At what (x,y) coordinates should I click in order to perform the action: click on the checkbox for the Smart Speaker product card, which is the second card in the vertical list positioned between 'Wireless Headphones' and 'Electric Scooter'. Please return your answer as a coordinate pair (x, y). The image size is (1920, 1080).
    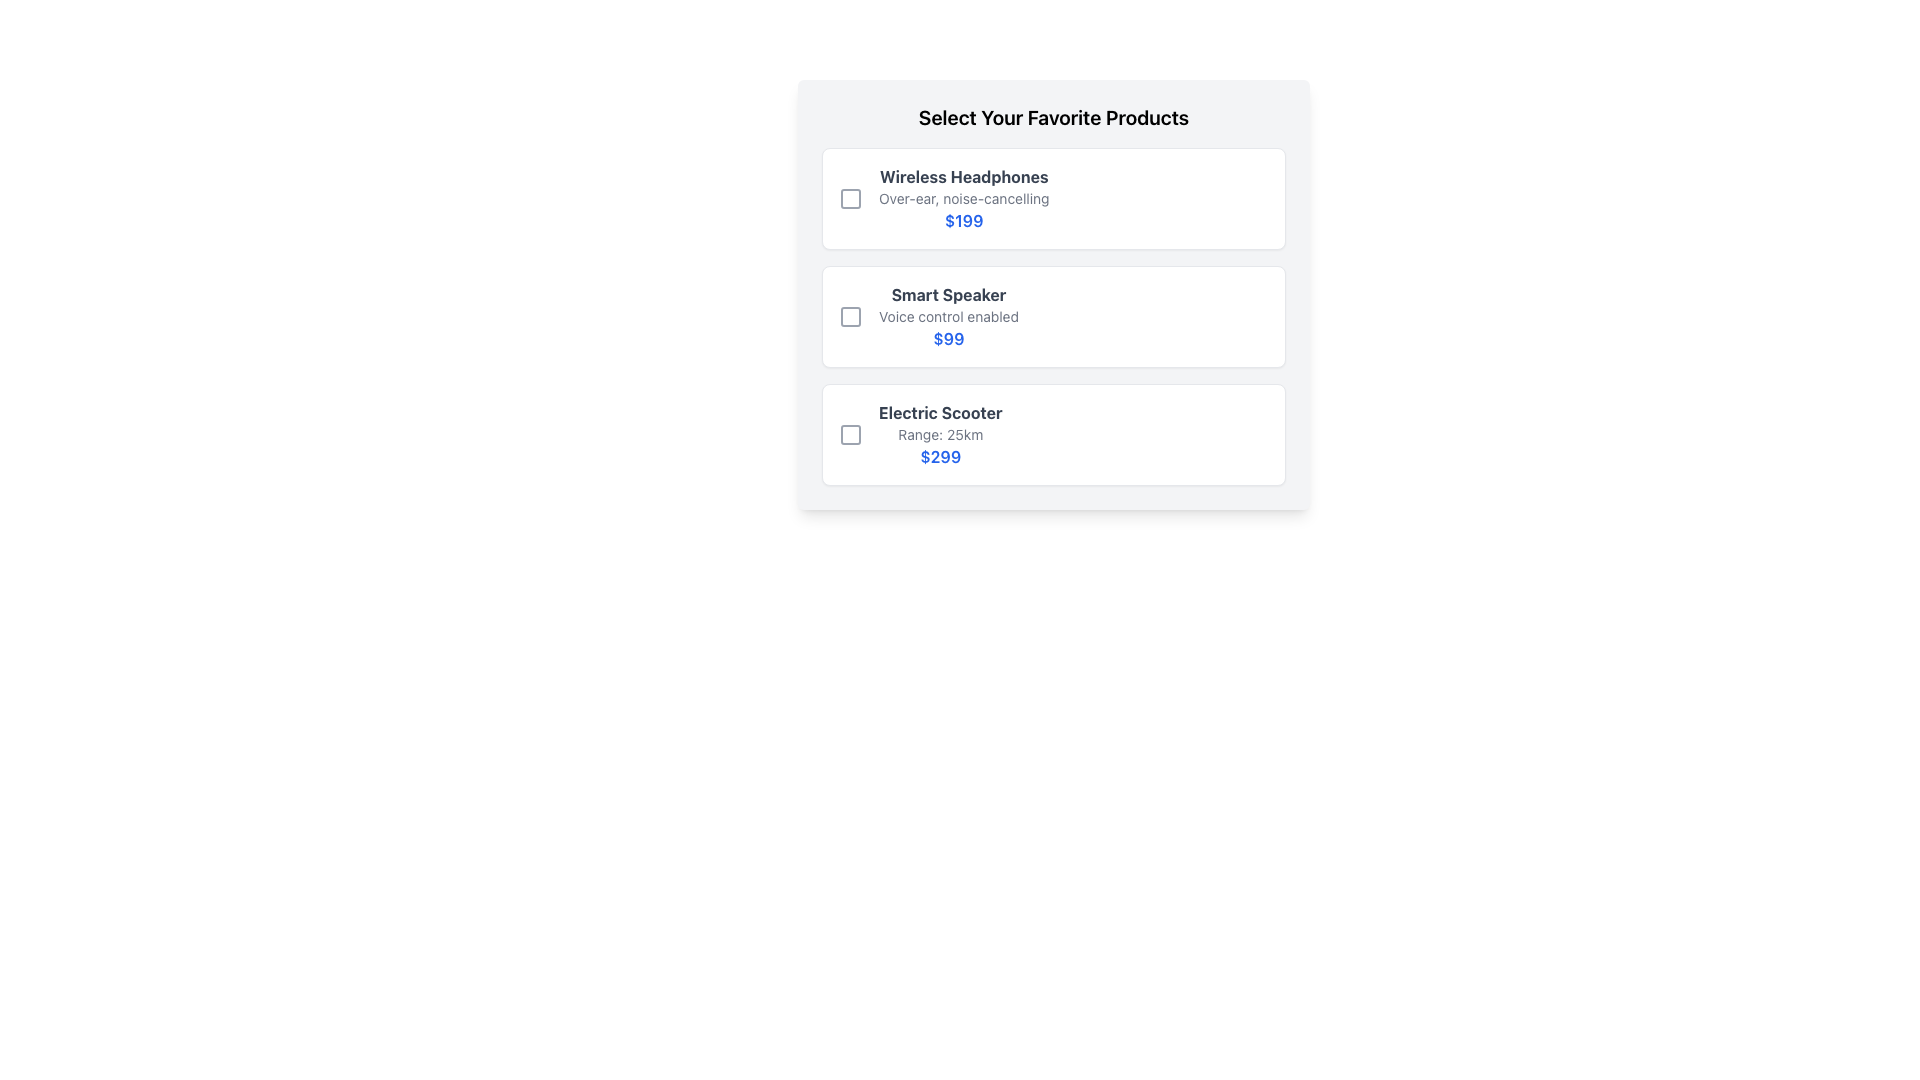
    Looking at the image, I should click on (1053, 294).